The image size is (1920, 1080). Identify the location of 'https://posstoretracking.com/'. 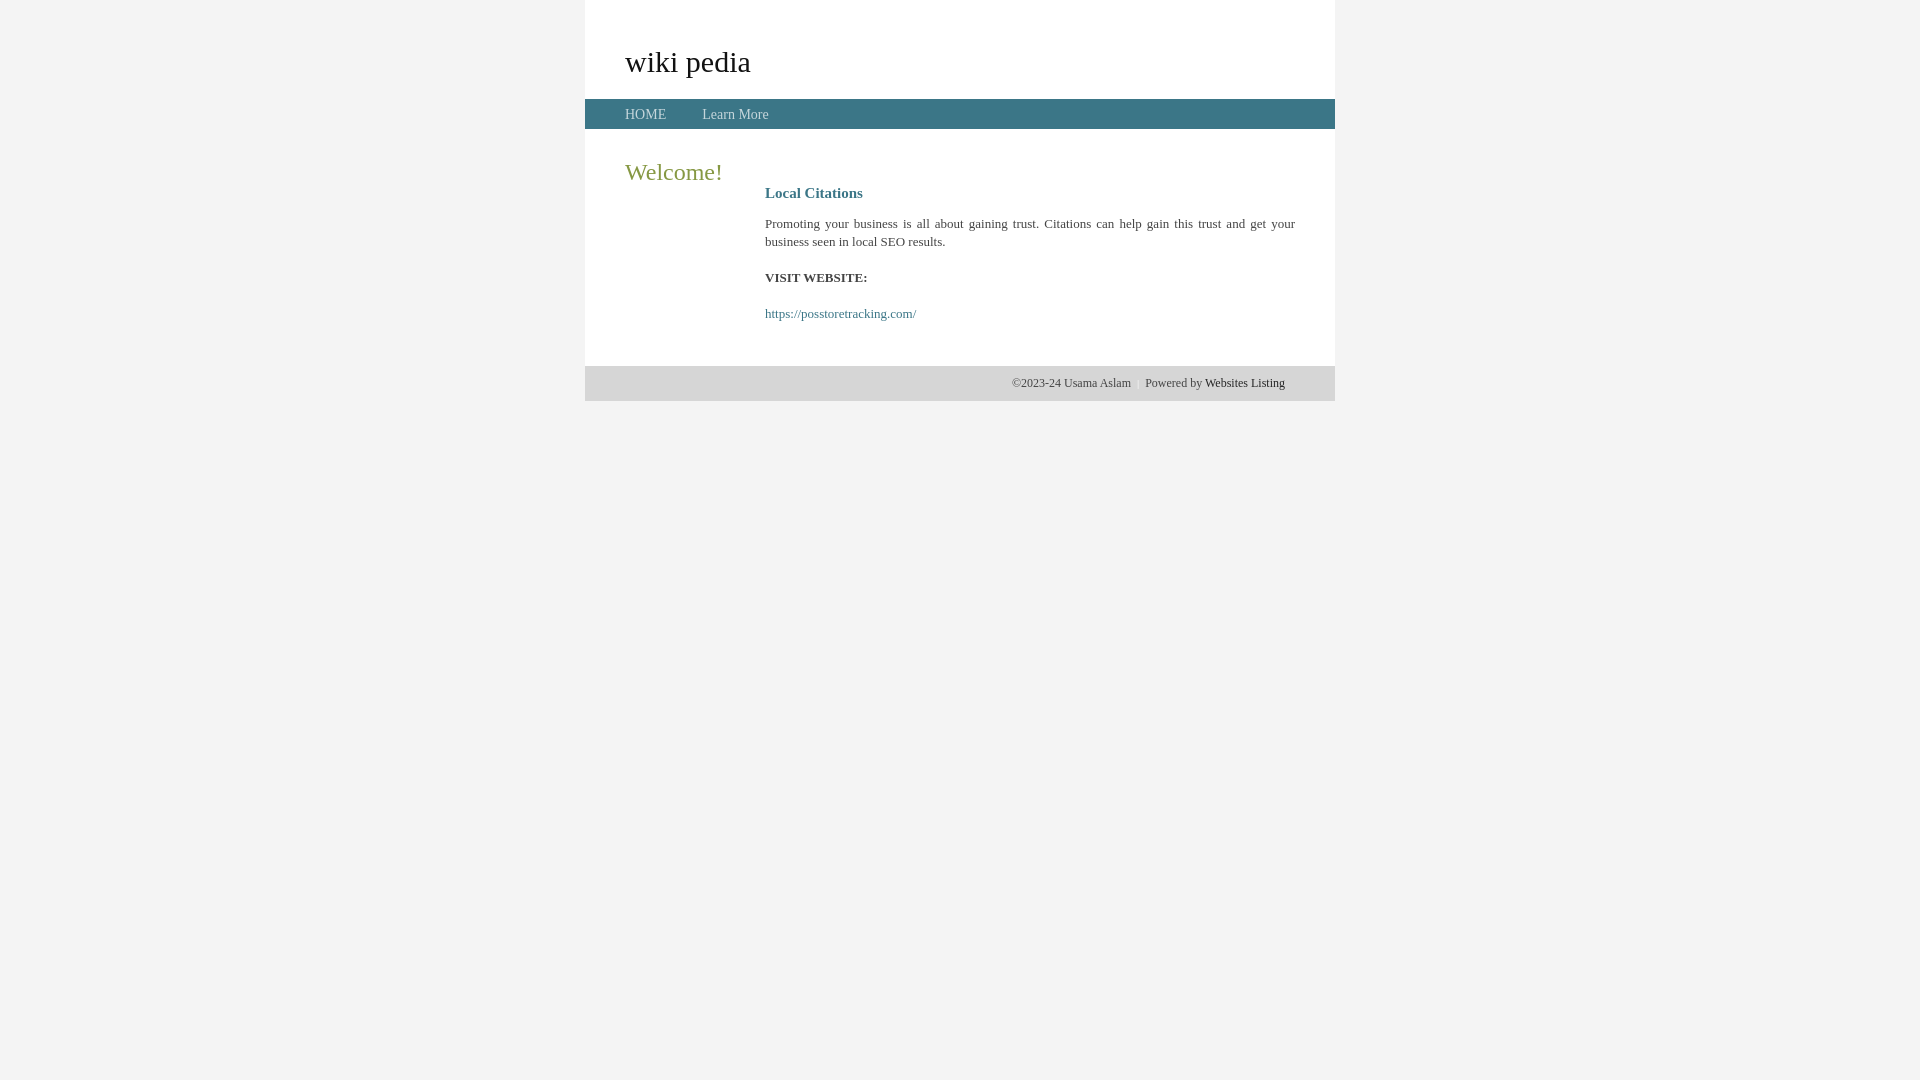
(763, 313).